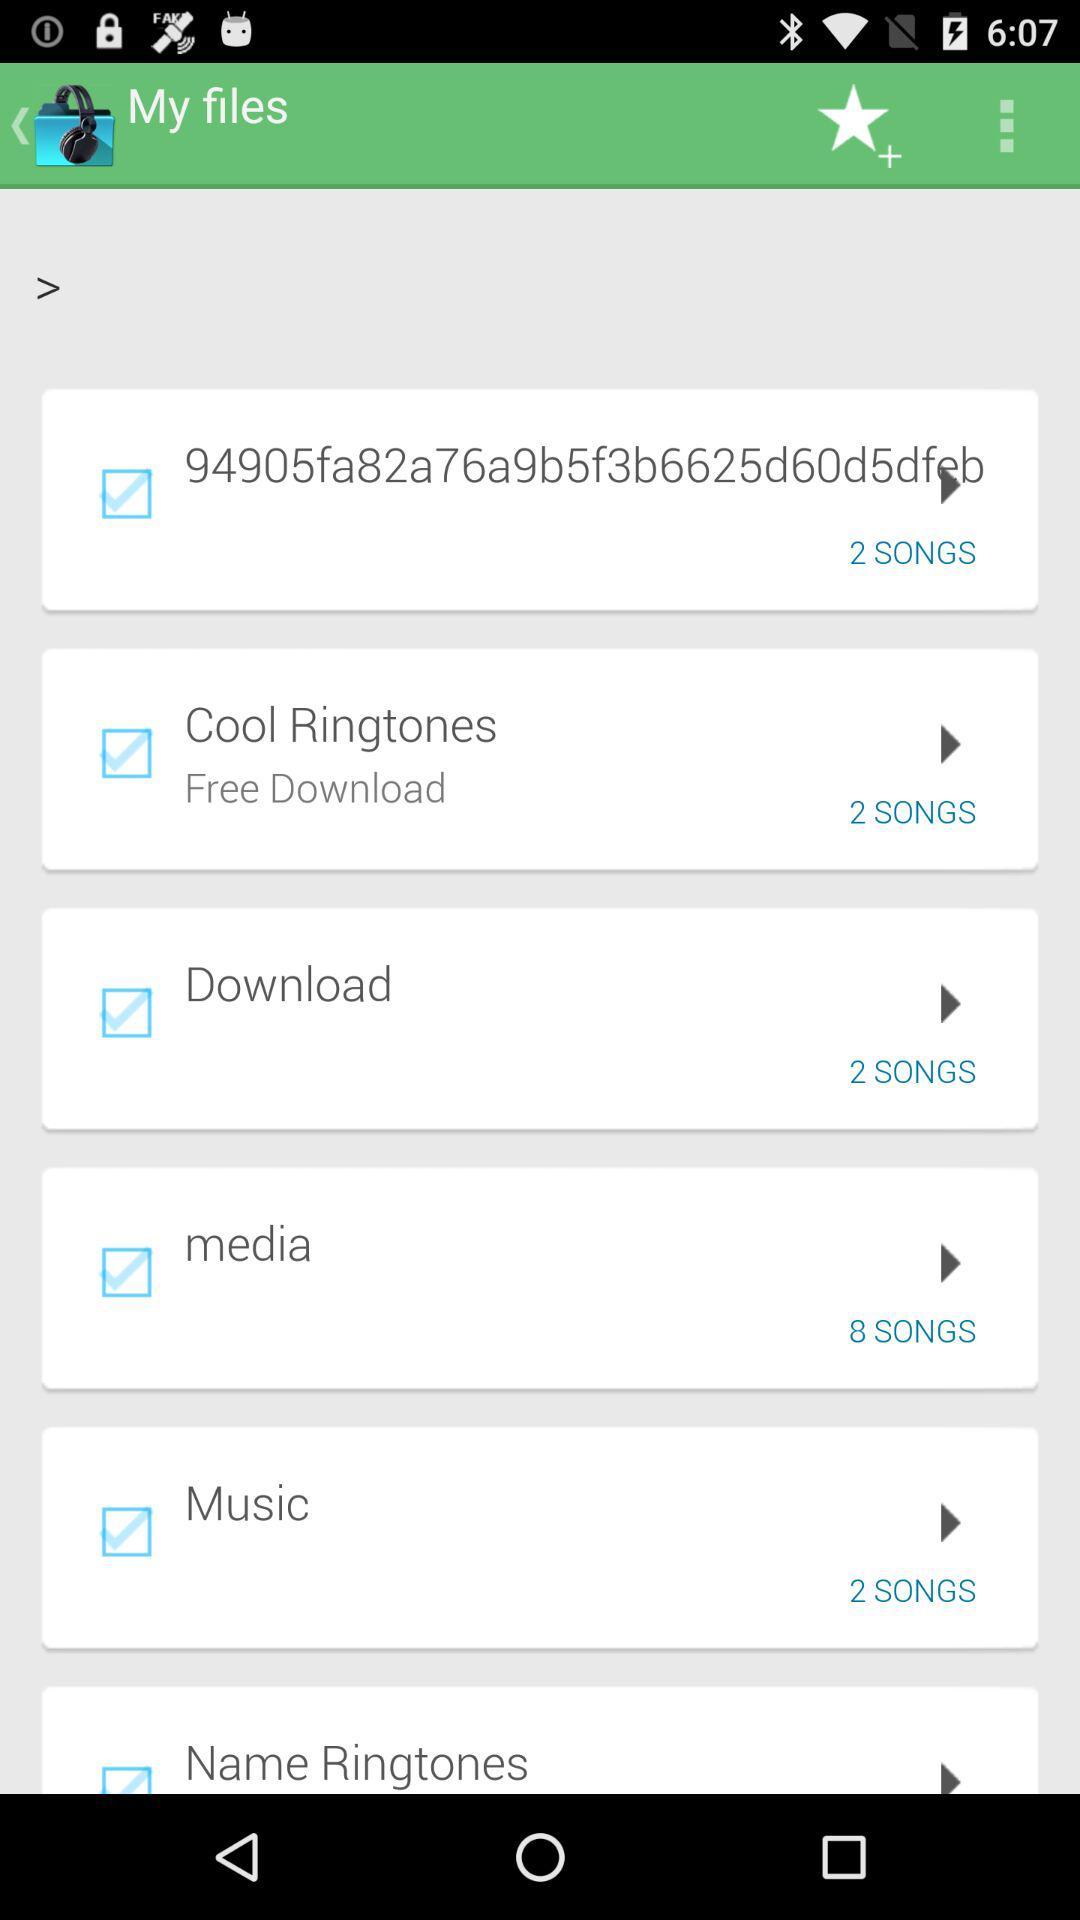 The image size is (1080, 1920). Describe the element at coordinates (919, 1330) in the screenshot. I see `8 songs icon` at that location.